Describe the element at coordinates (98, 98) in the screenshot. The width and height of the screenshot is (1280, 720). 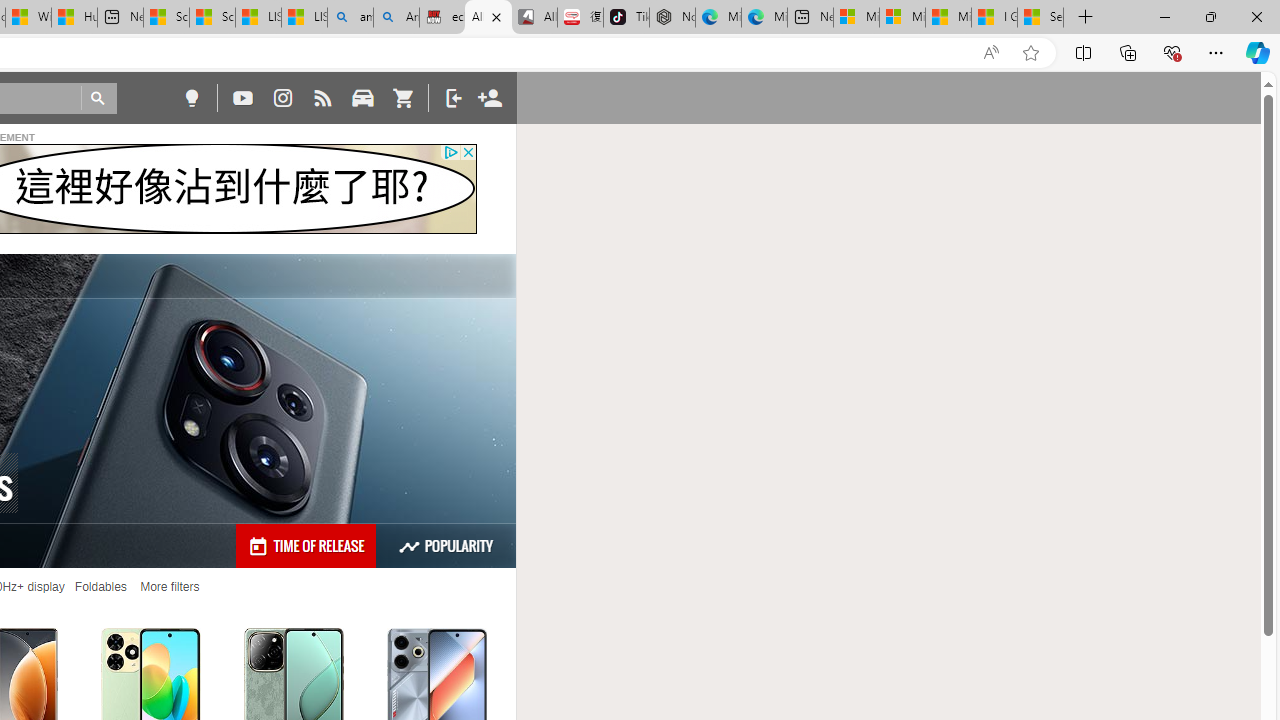
I see `'Go'` at that location.